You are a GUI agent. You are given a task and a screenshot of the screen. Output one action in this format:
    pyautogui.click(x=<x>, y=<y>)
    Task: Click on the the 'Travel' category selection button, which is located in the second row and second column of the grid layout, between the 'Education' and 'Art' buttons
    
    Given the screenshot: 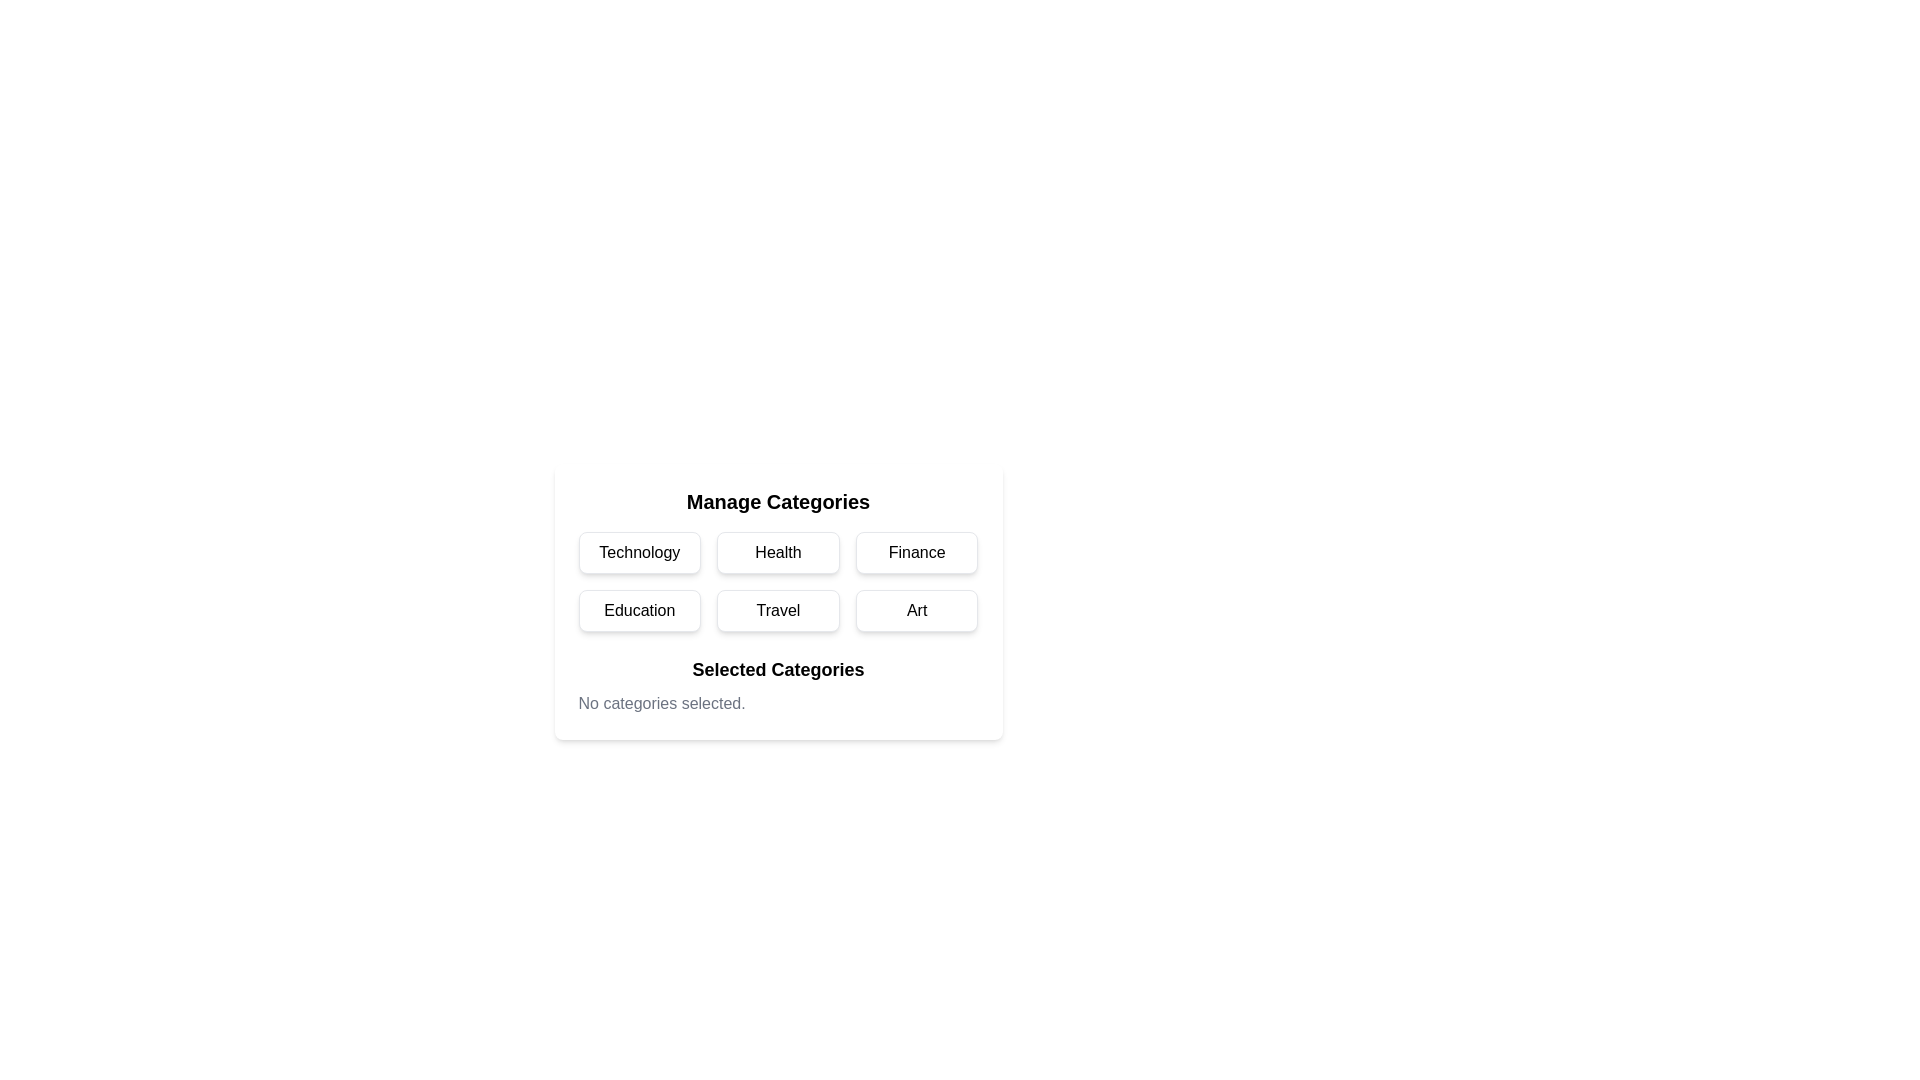 What is the action you would take?
    pyautogui.click(x=777, y=600)
    